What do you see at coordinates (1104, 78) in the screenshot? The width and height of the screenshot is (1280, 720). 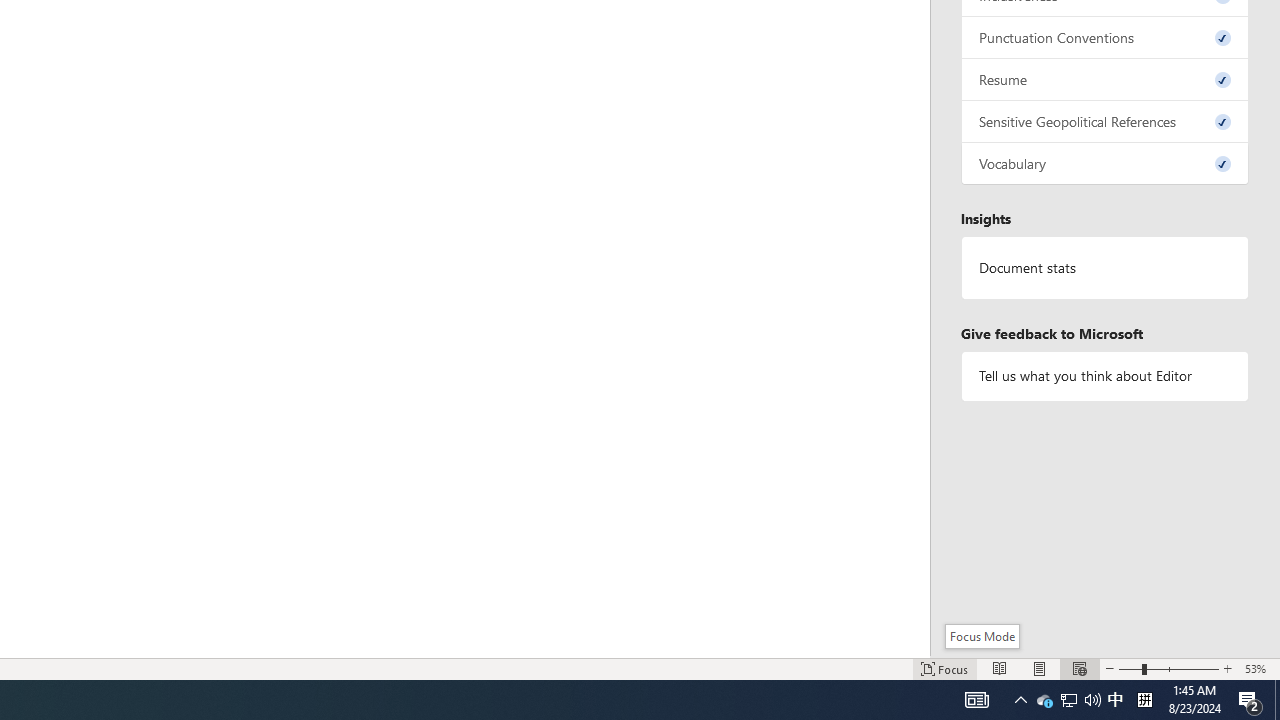 I see `'Resume, 0 issues. Press space or enter to review items.'` at bounding box center [1104, 78].